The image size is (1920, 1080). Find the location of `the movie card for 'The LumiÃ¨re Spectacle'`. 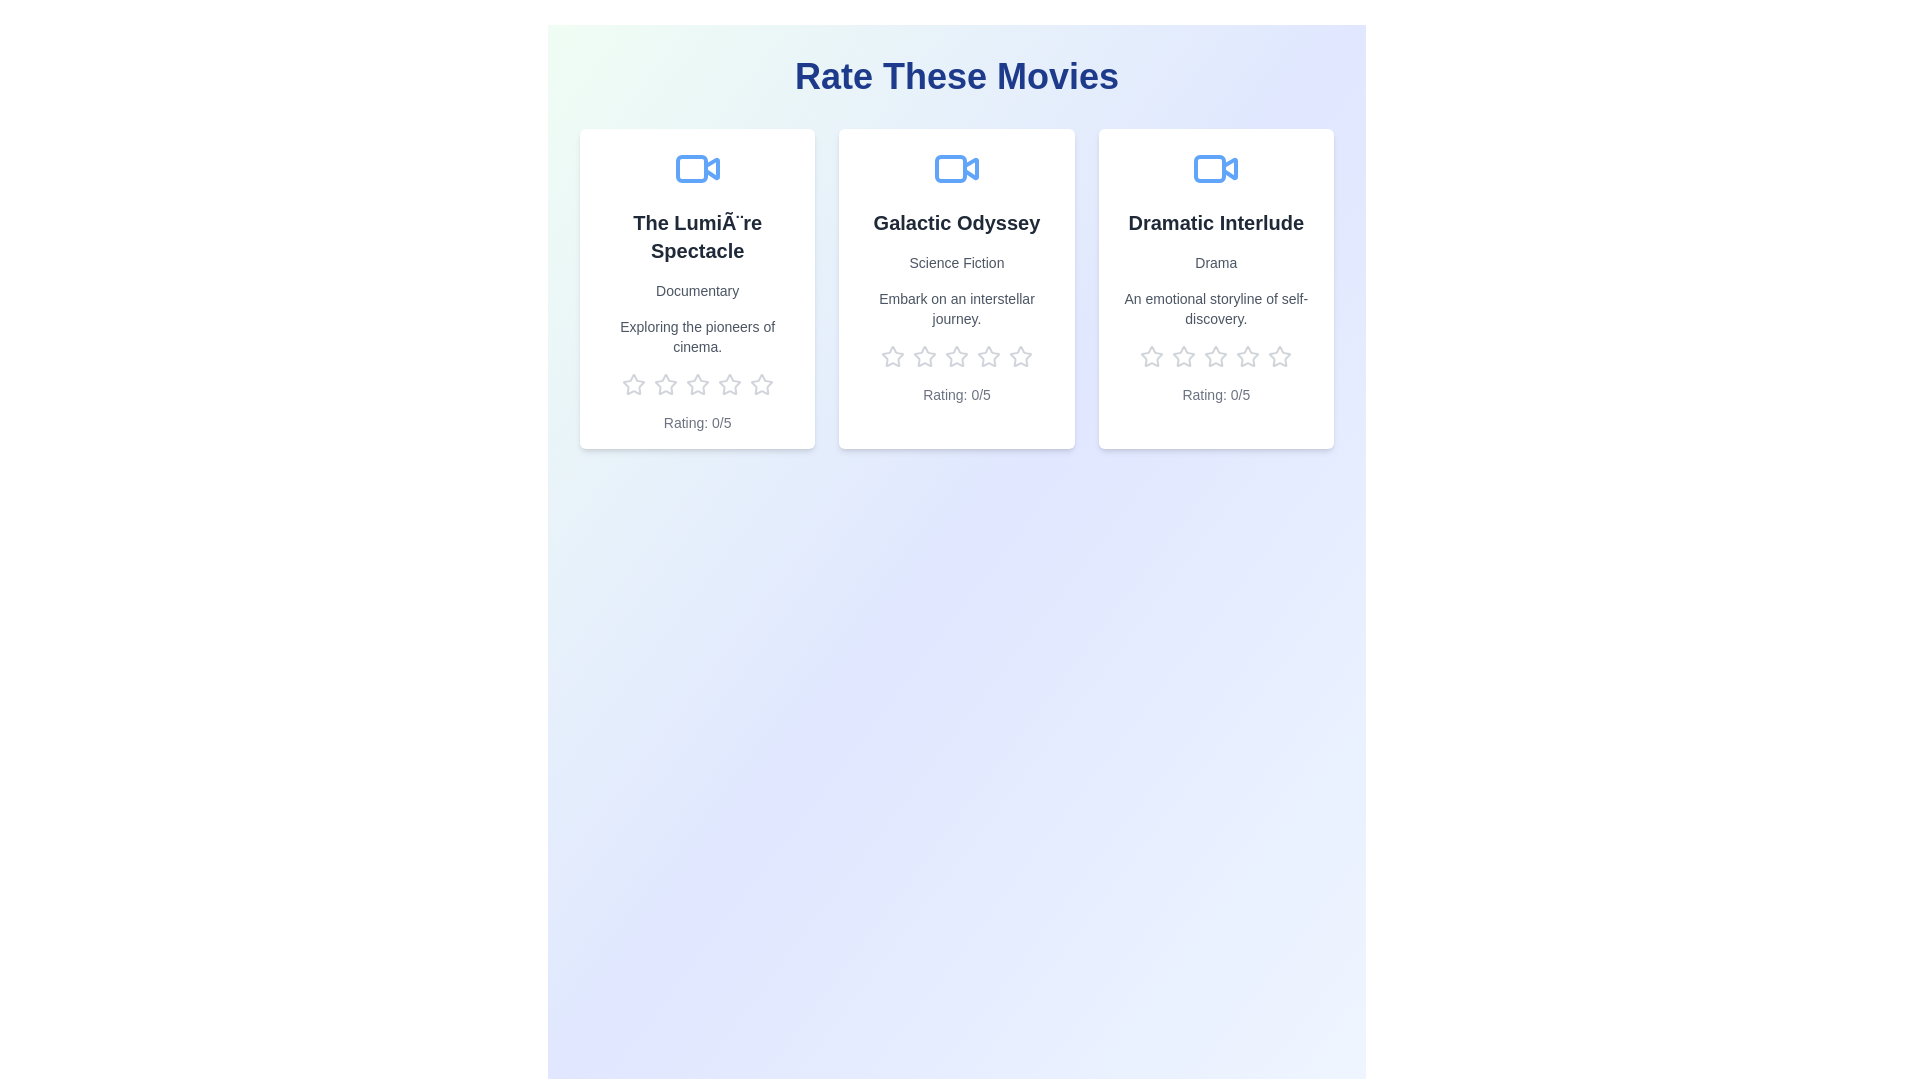

the movie card for 'The LumiÃ¨re Spectacle' is located at coordinates (697, 289).